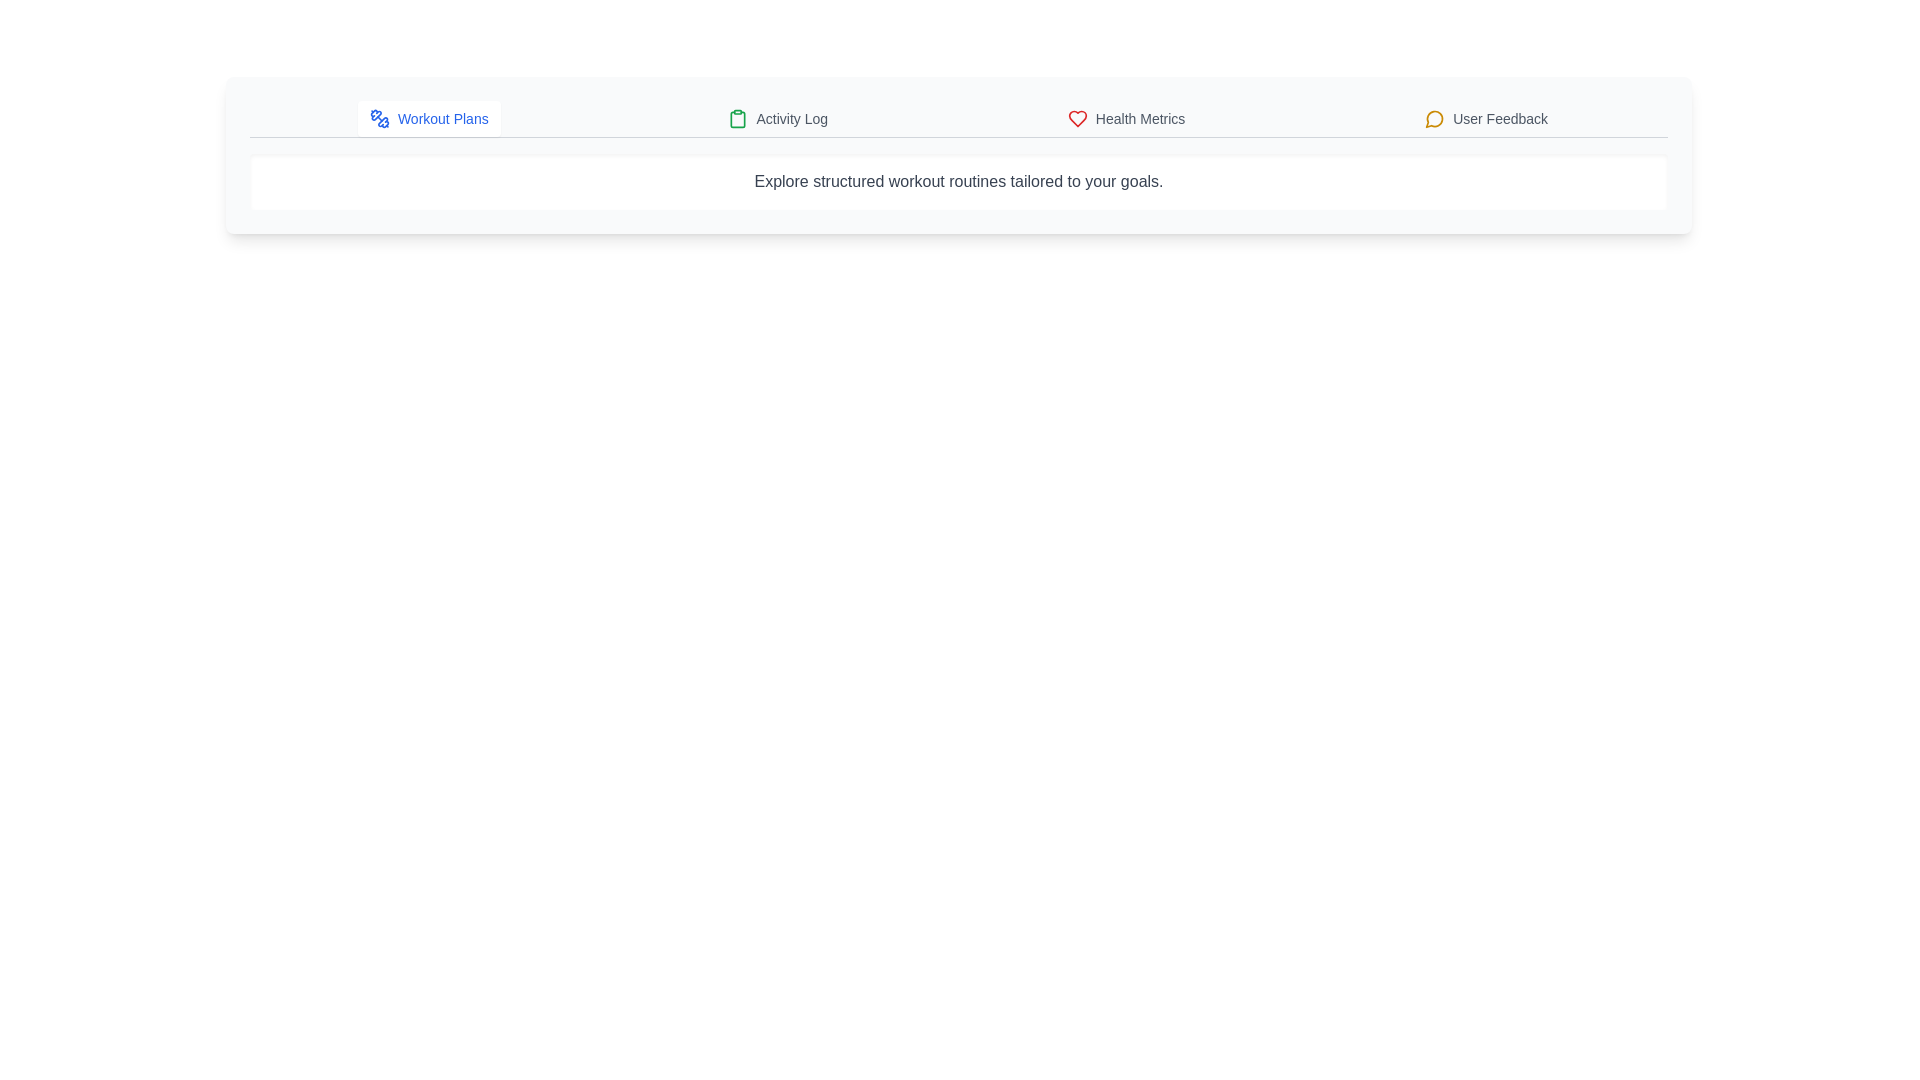 This screenshot has width=1920, height=1080. What do you see at coordinates (428, 119) in the screenshot?
I see `the 'Workout Plans' navigation button located at the top of the interface to trigger visual feedback` at bounding box center [428, 119].